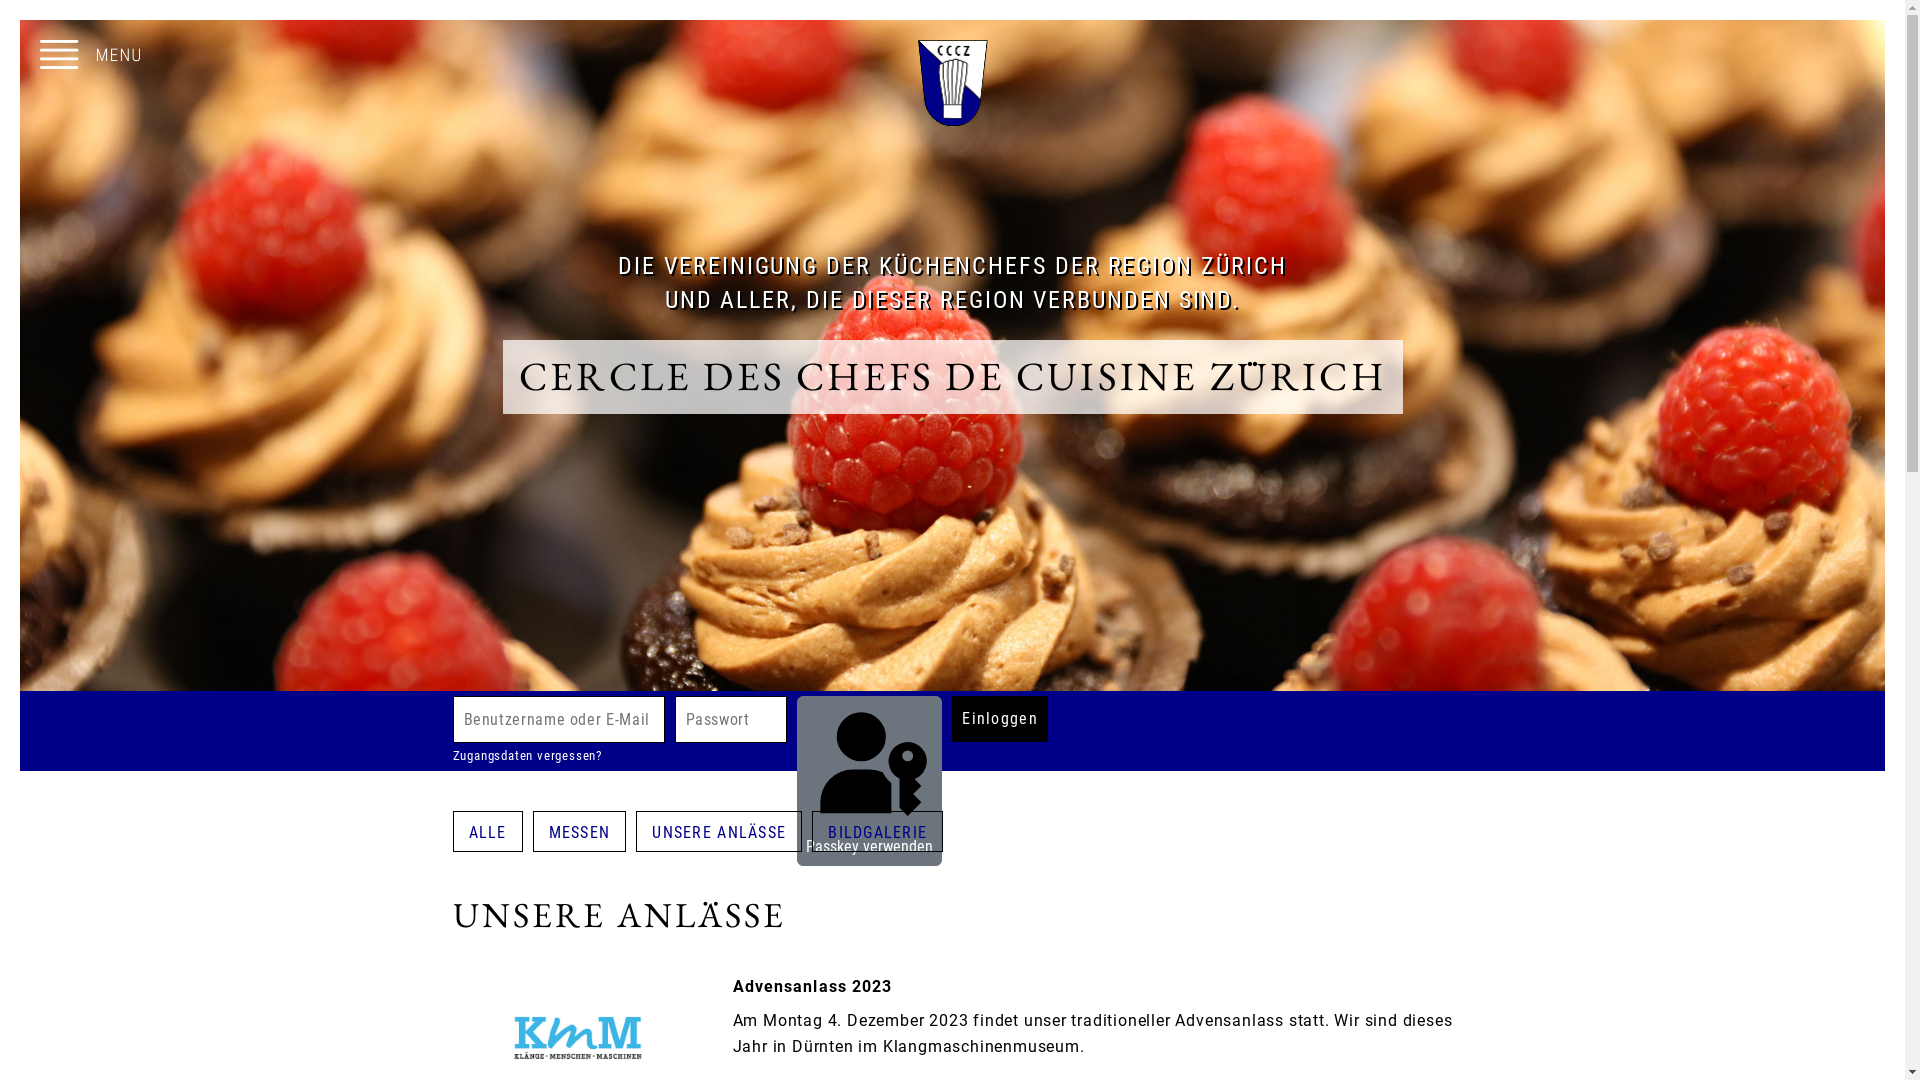  What do you see at coordinates (579, 831) in the screenshot?
I see `'MESSEN'` at bounding box center [579, 831].